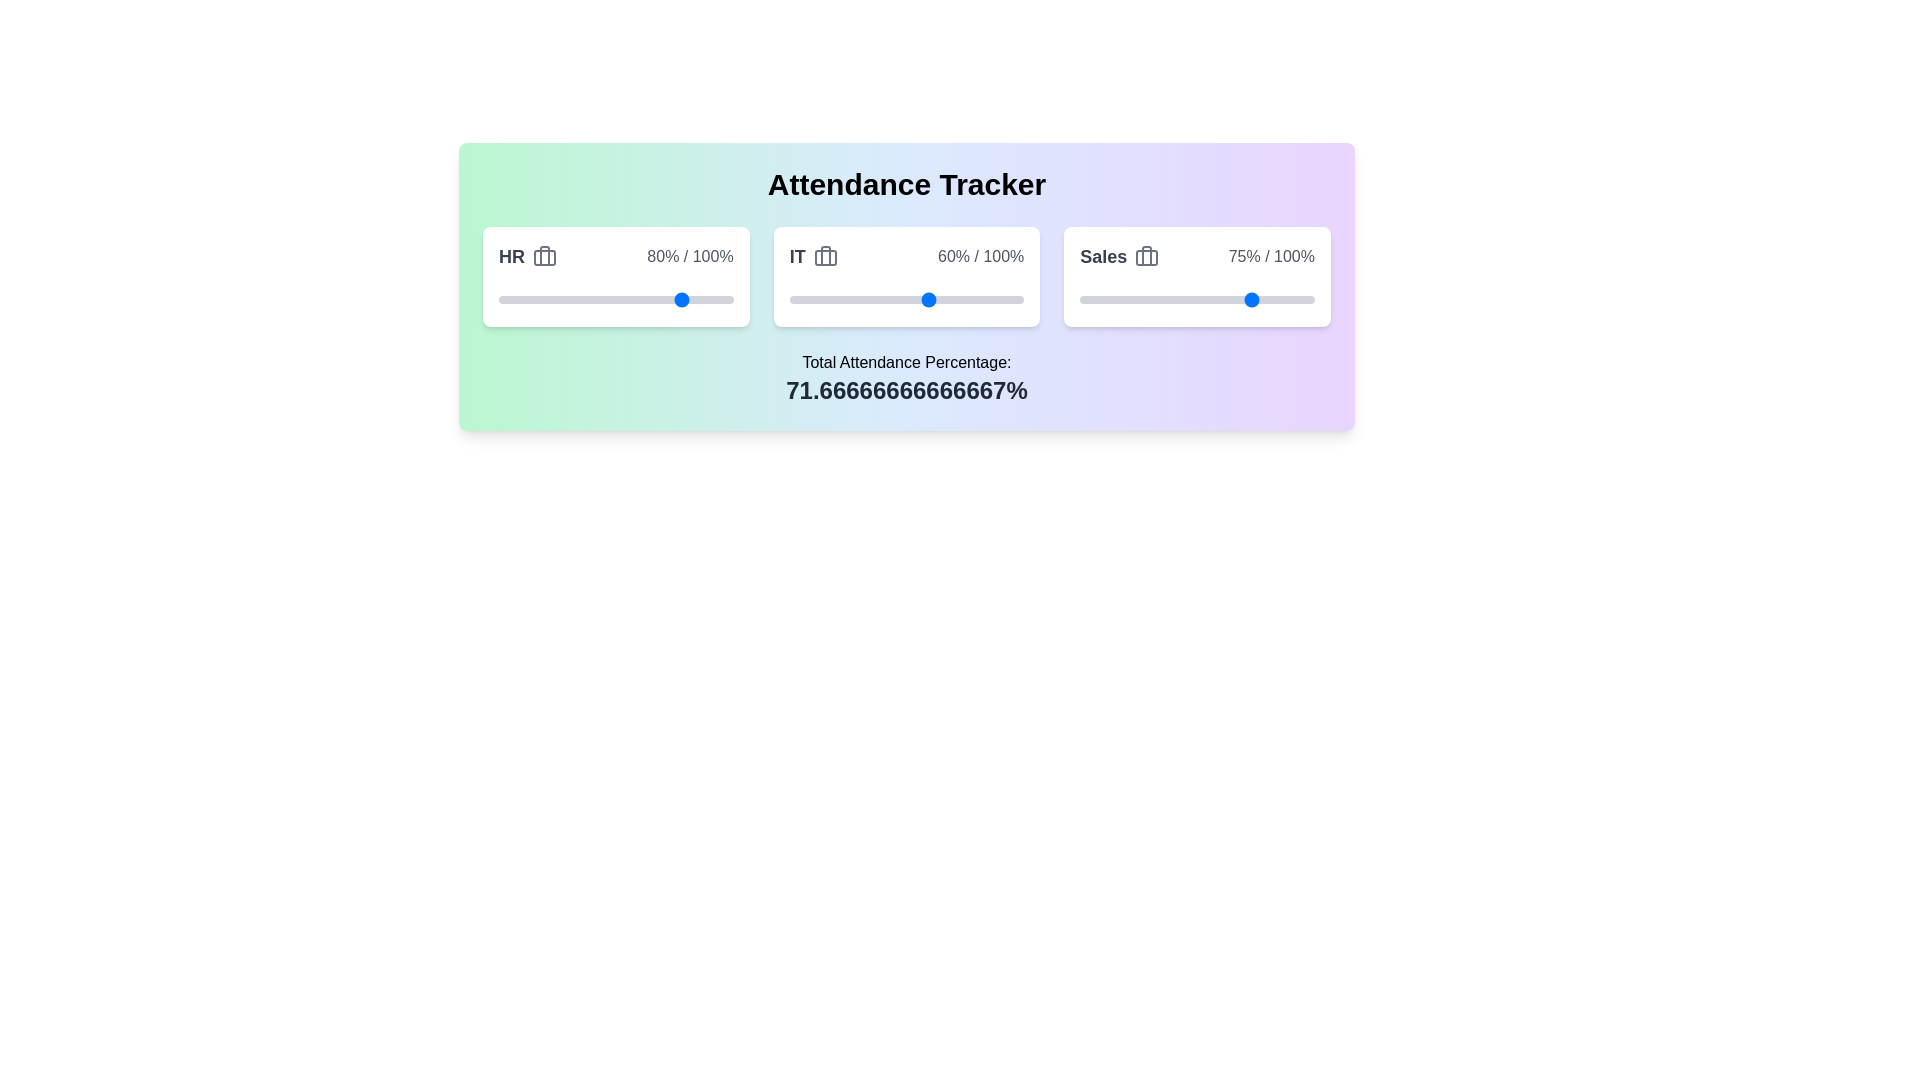 The image size is (1920, 1080). I want to click on HR attendance percentage, so click(522, 300).